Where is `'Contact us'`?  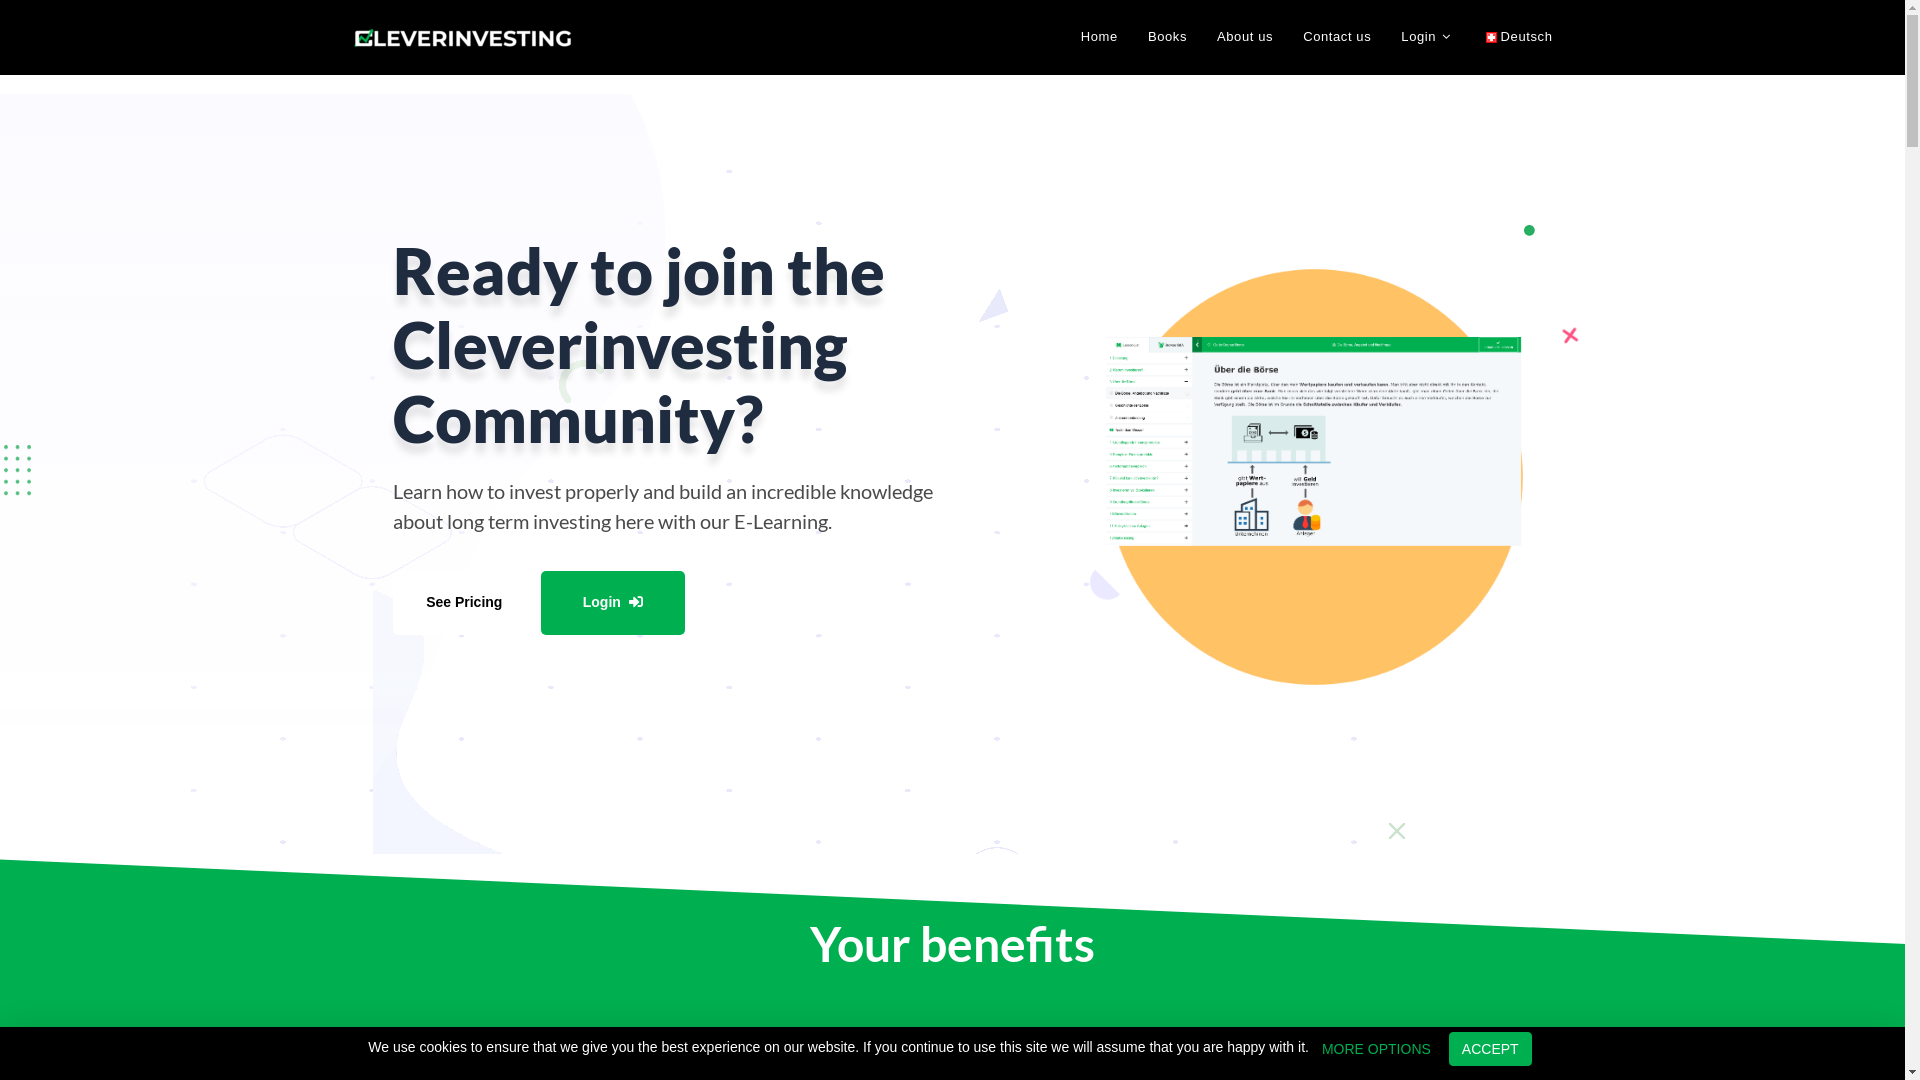 'Contact us' is located at coordinates (1337, 37).